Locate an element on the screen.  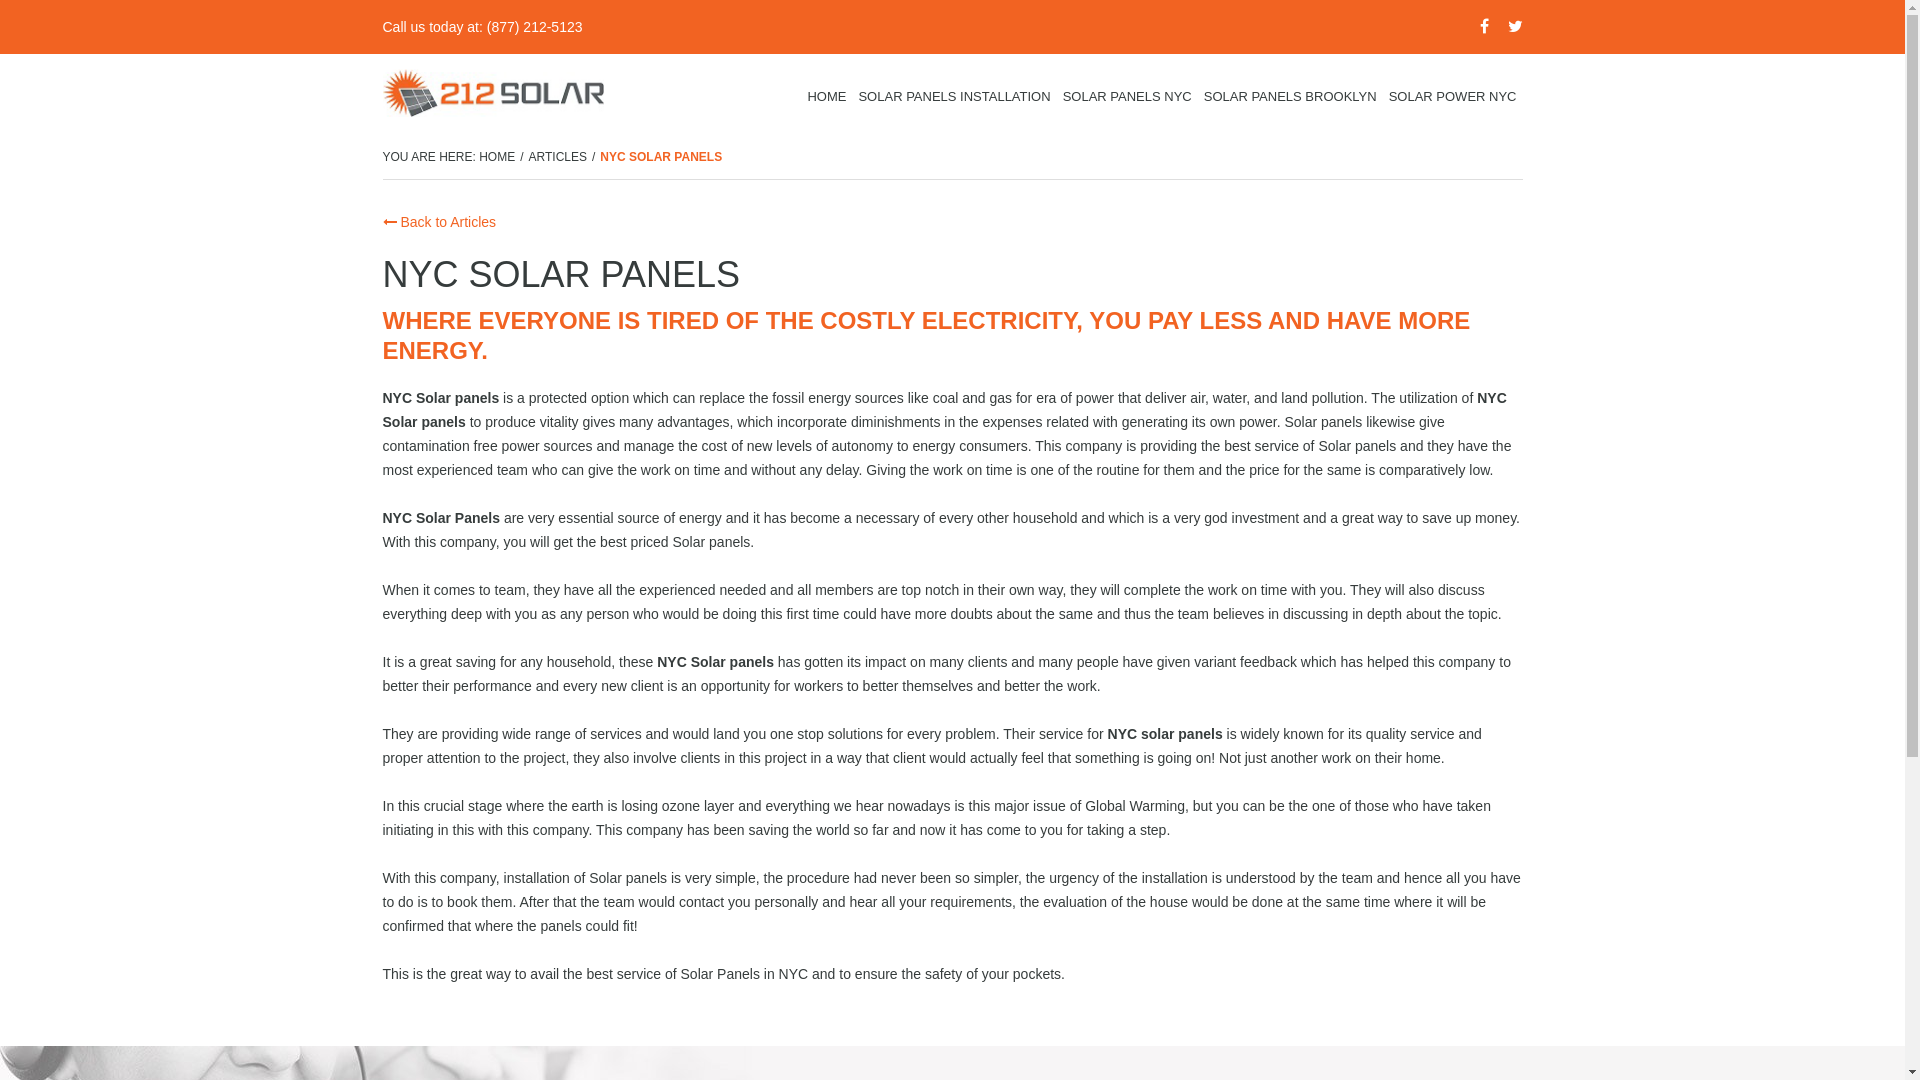
'SOLAR POWER NYC' is located at coordinates (1453, 96).